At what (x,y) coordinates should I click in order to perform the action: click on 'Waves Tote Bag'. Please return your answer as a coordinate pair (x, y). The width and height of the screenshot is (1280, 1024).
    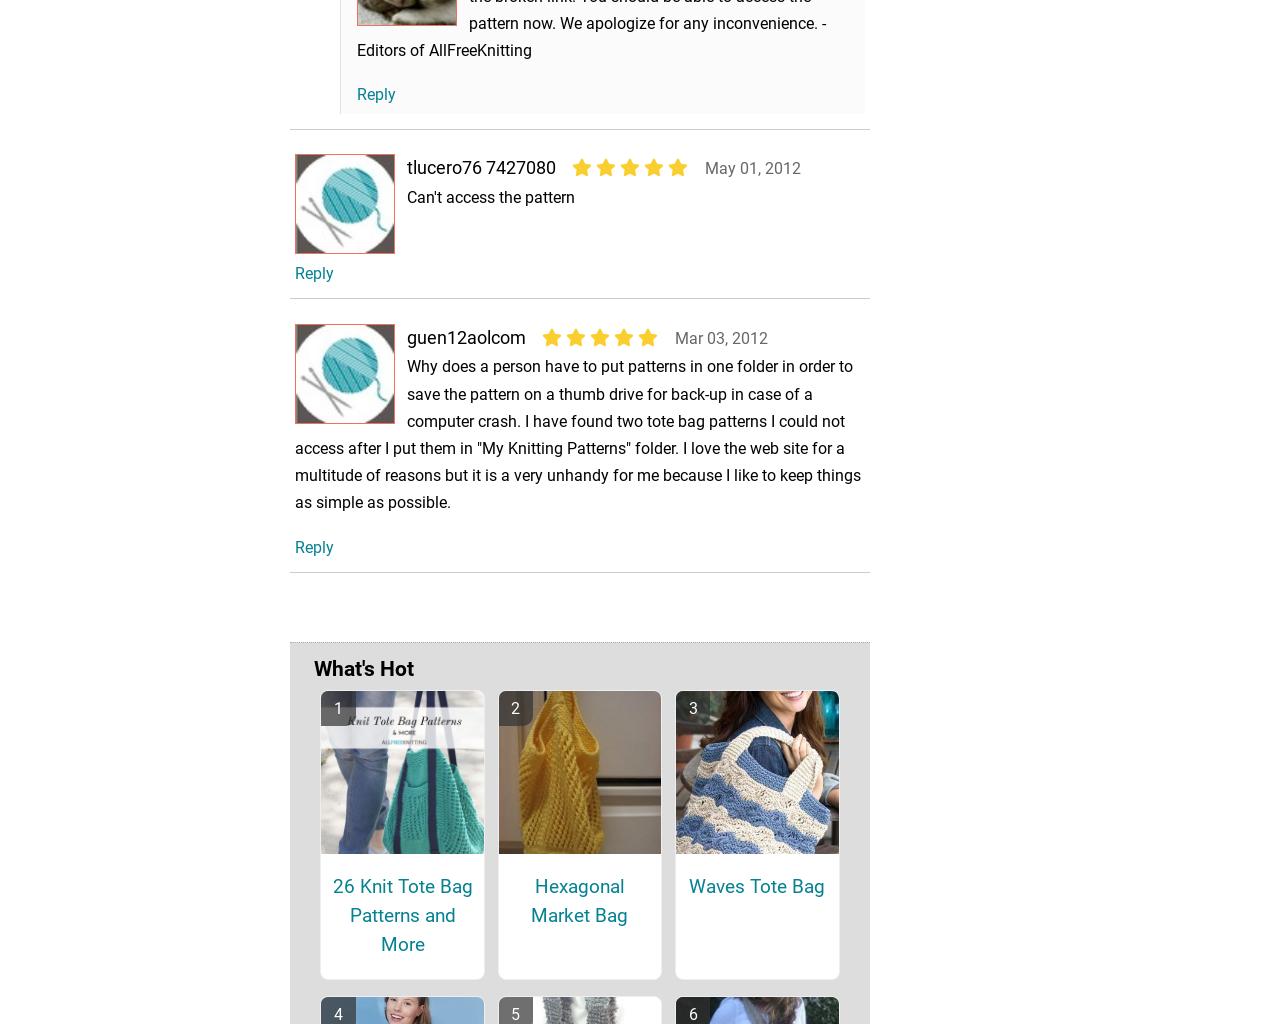
    Looking at the image, I should click on (755, 913).